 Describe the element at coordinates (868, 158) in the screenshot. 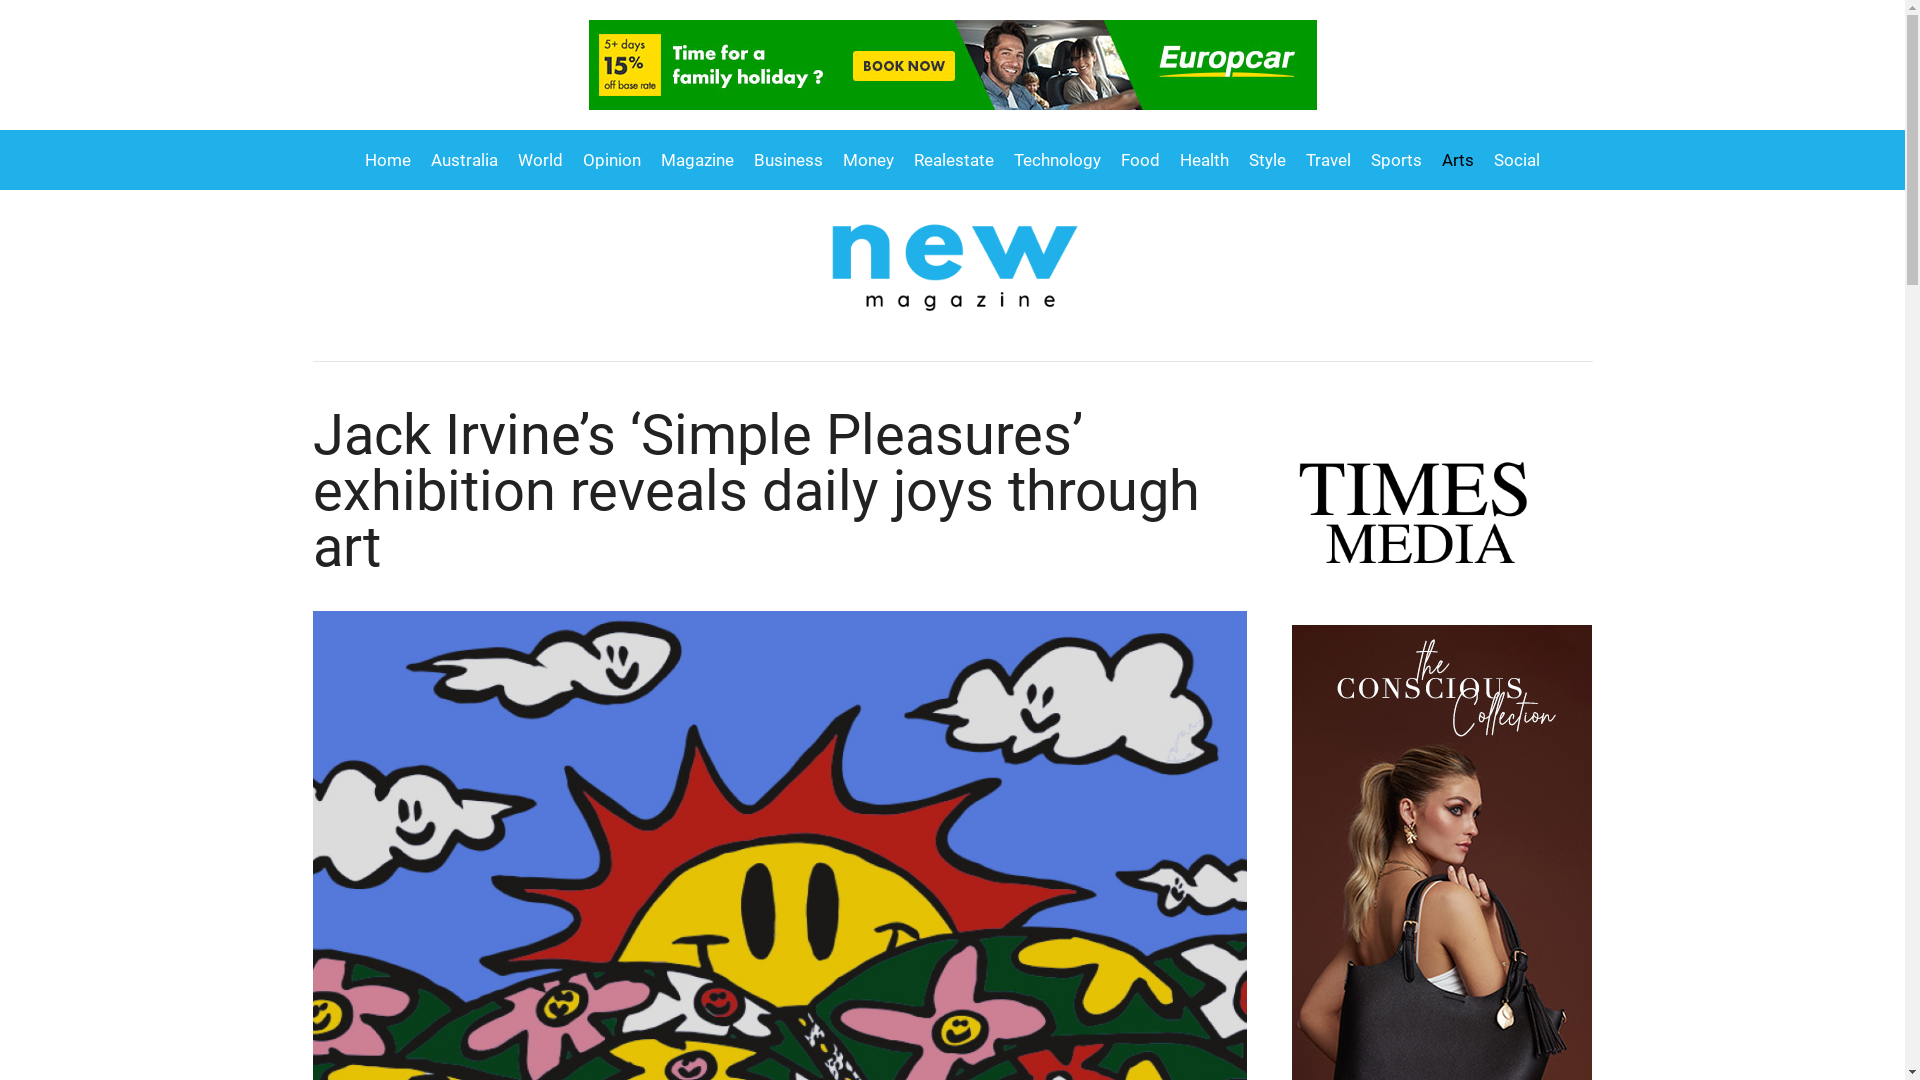

I see `'Money'` at that location.